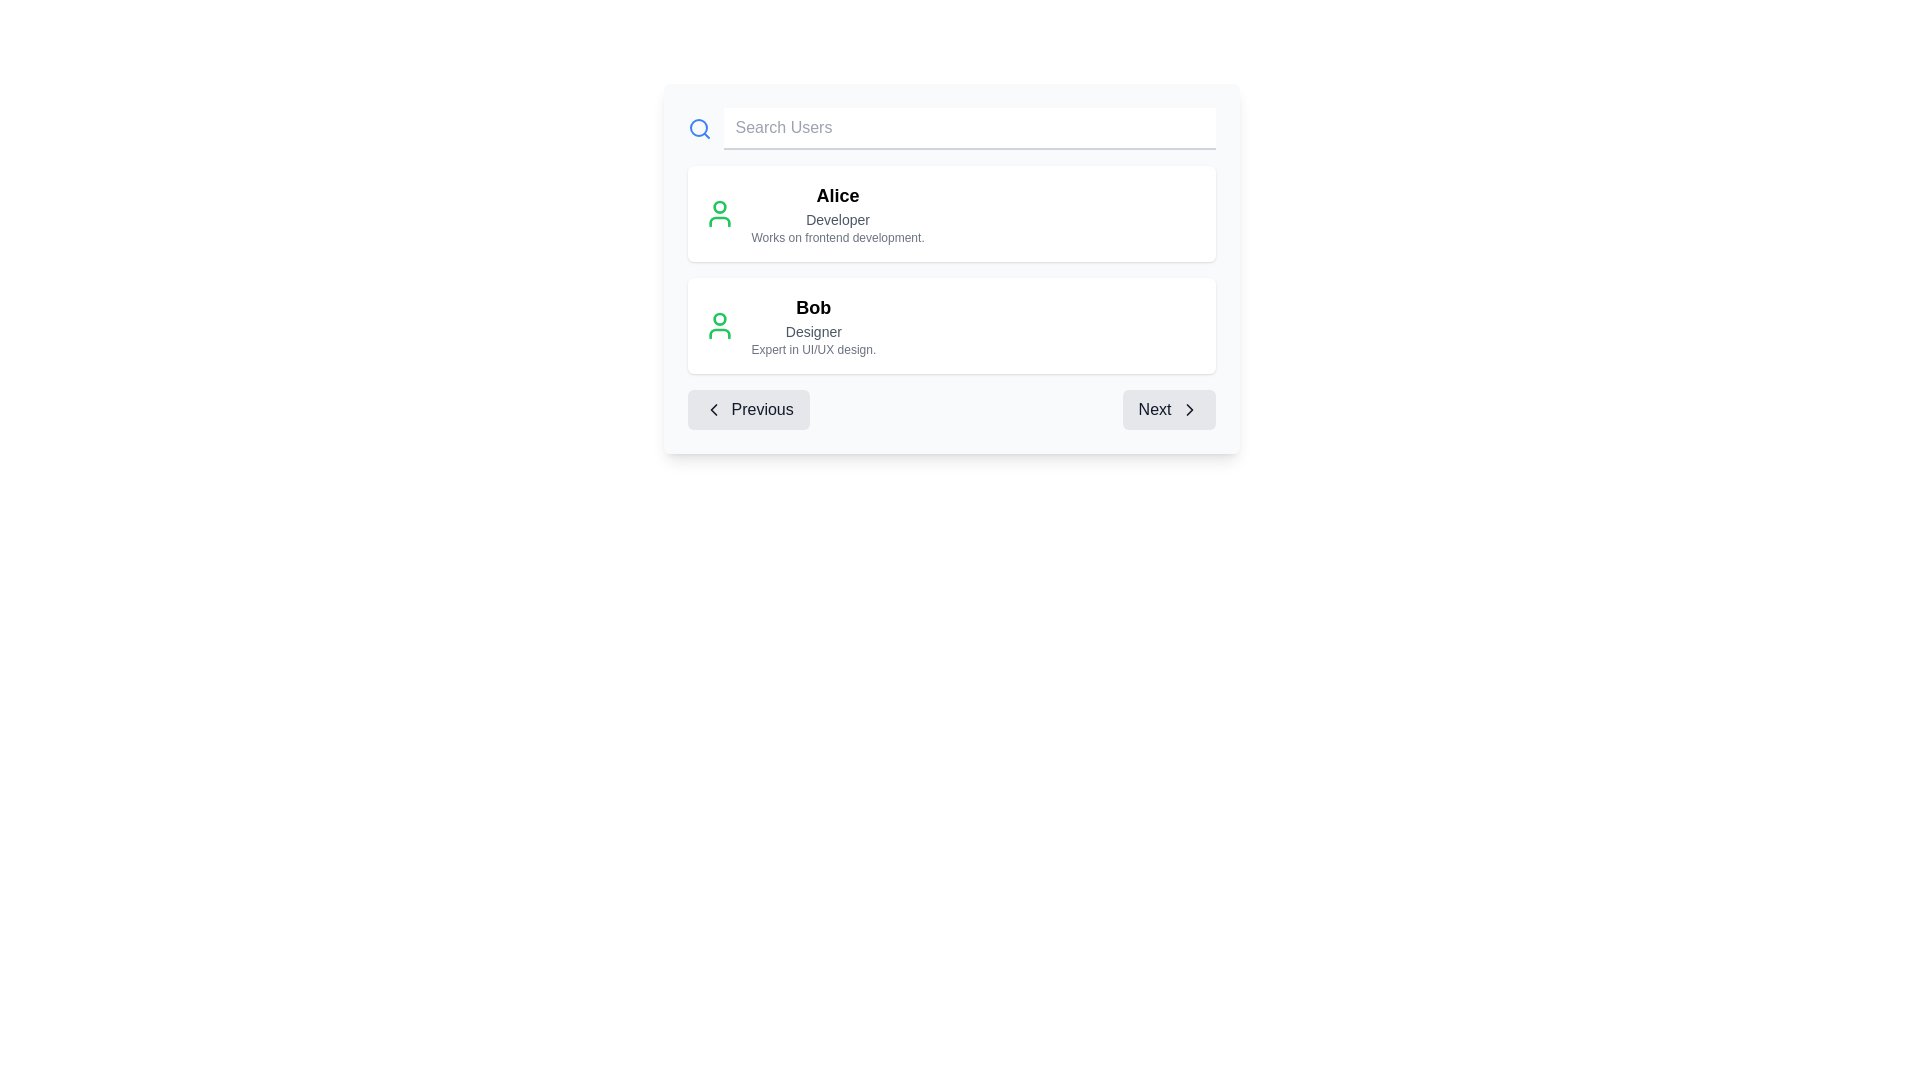 This screenshot has height=1080, width=1920. Describe the element at coordinates (813, 349) in the screenshot. I see `the text element reading 'Expert in UI/UX design.' which is a small, light gray font subtitle located below 'Designer' in the second user card` at that location.